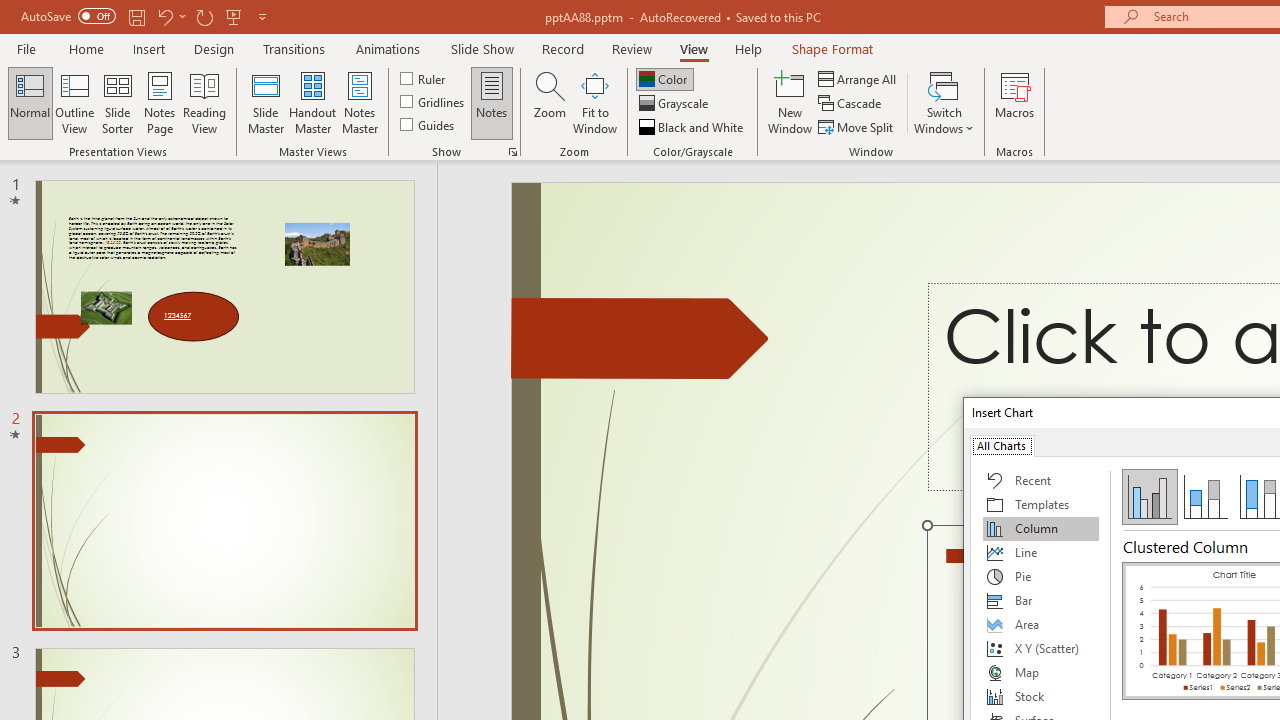  I want to click on 'Area', so click(1040, 623).